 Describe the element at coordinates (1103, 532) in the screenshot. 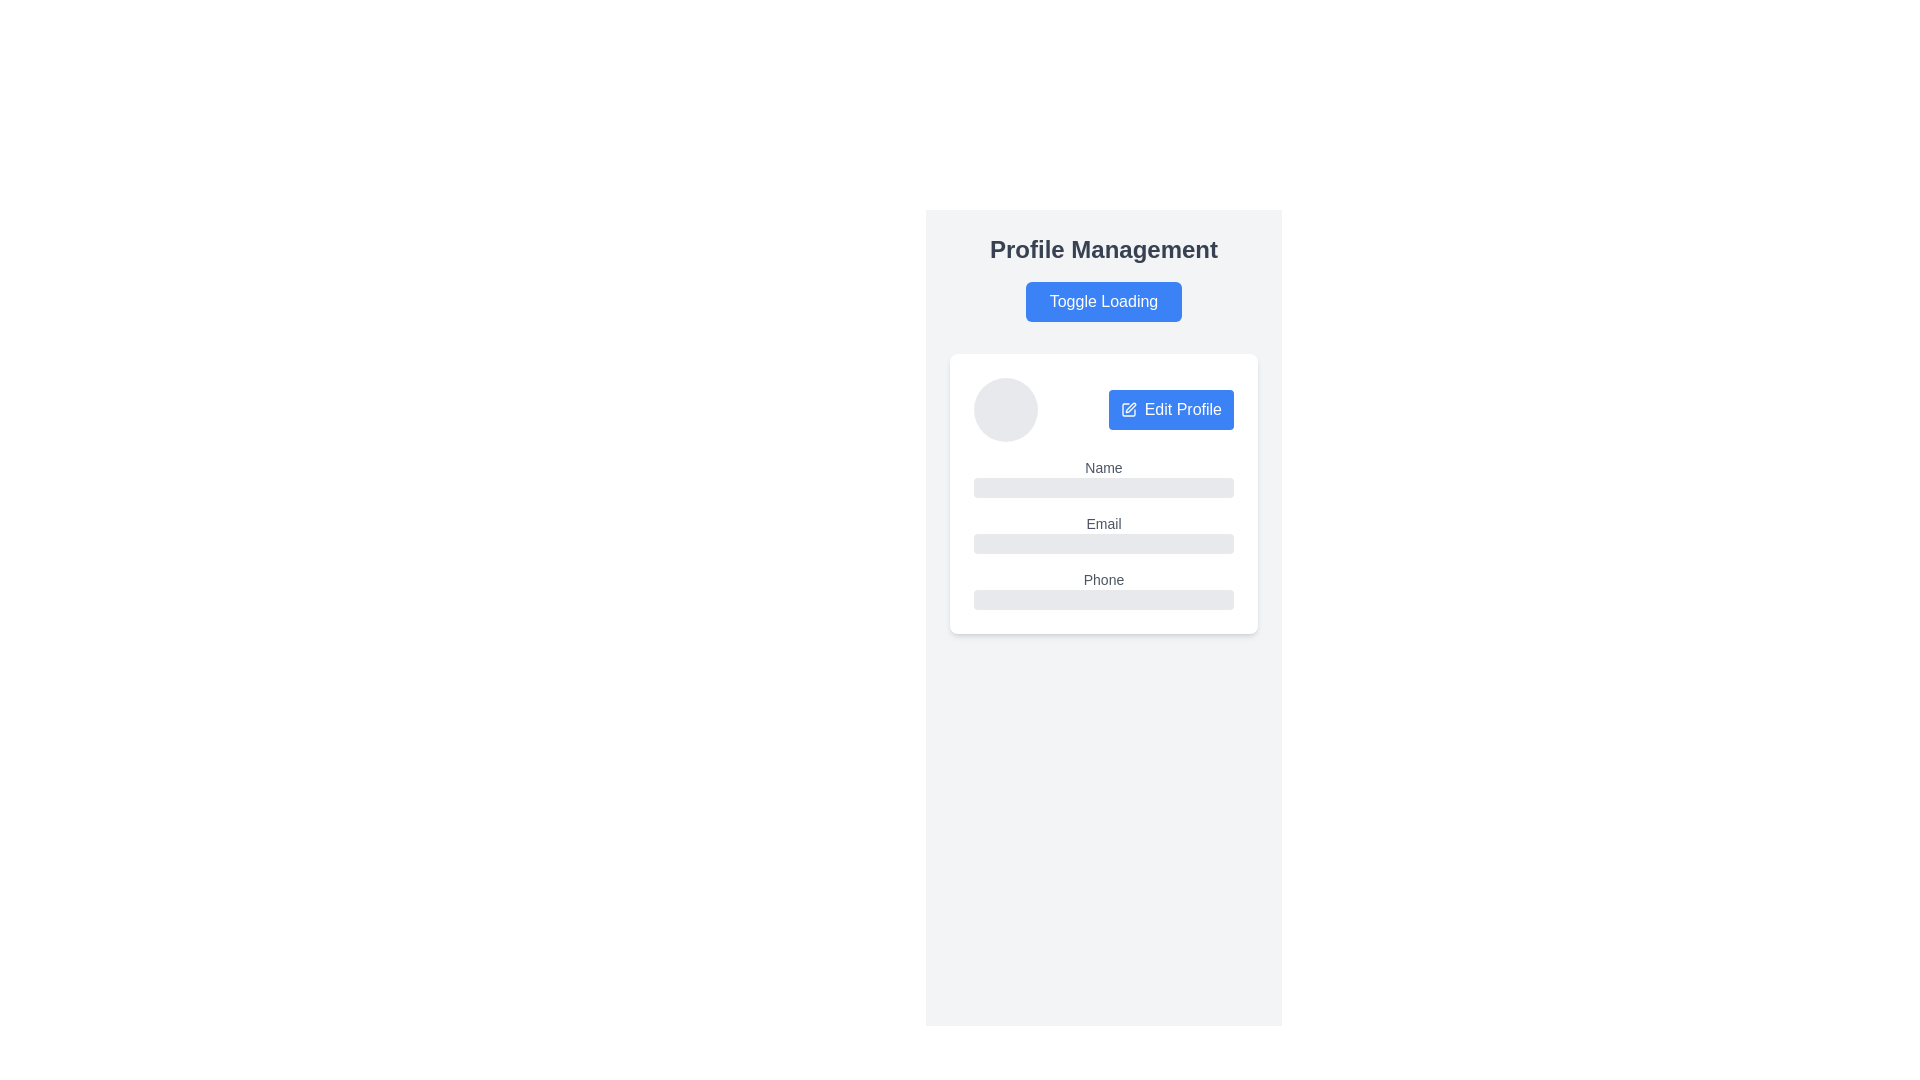

I see `the vertically stacked group displaying 'Name', 'Email', and 'Phone' with a gray background and animation pulse effect` at that location.